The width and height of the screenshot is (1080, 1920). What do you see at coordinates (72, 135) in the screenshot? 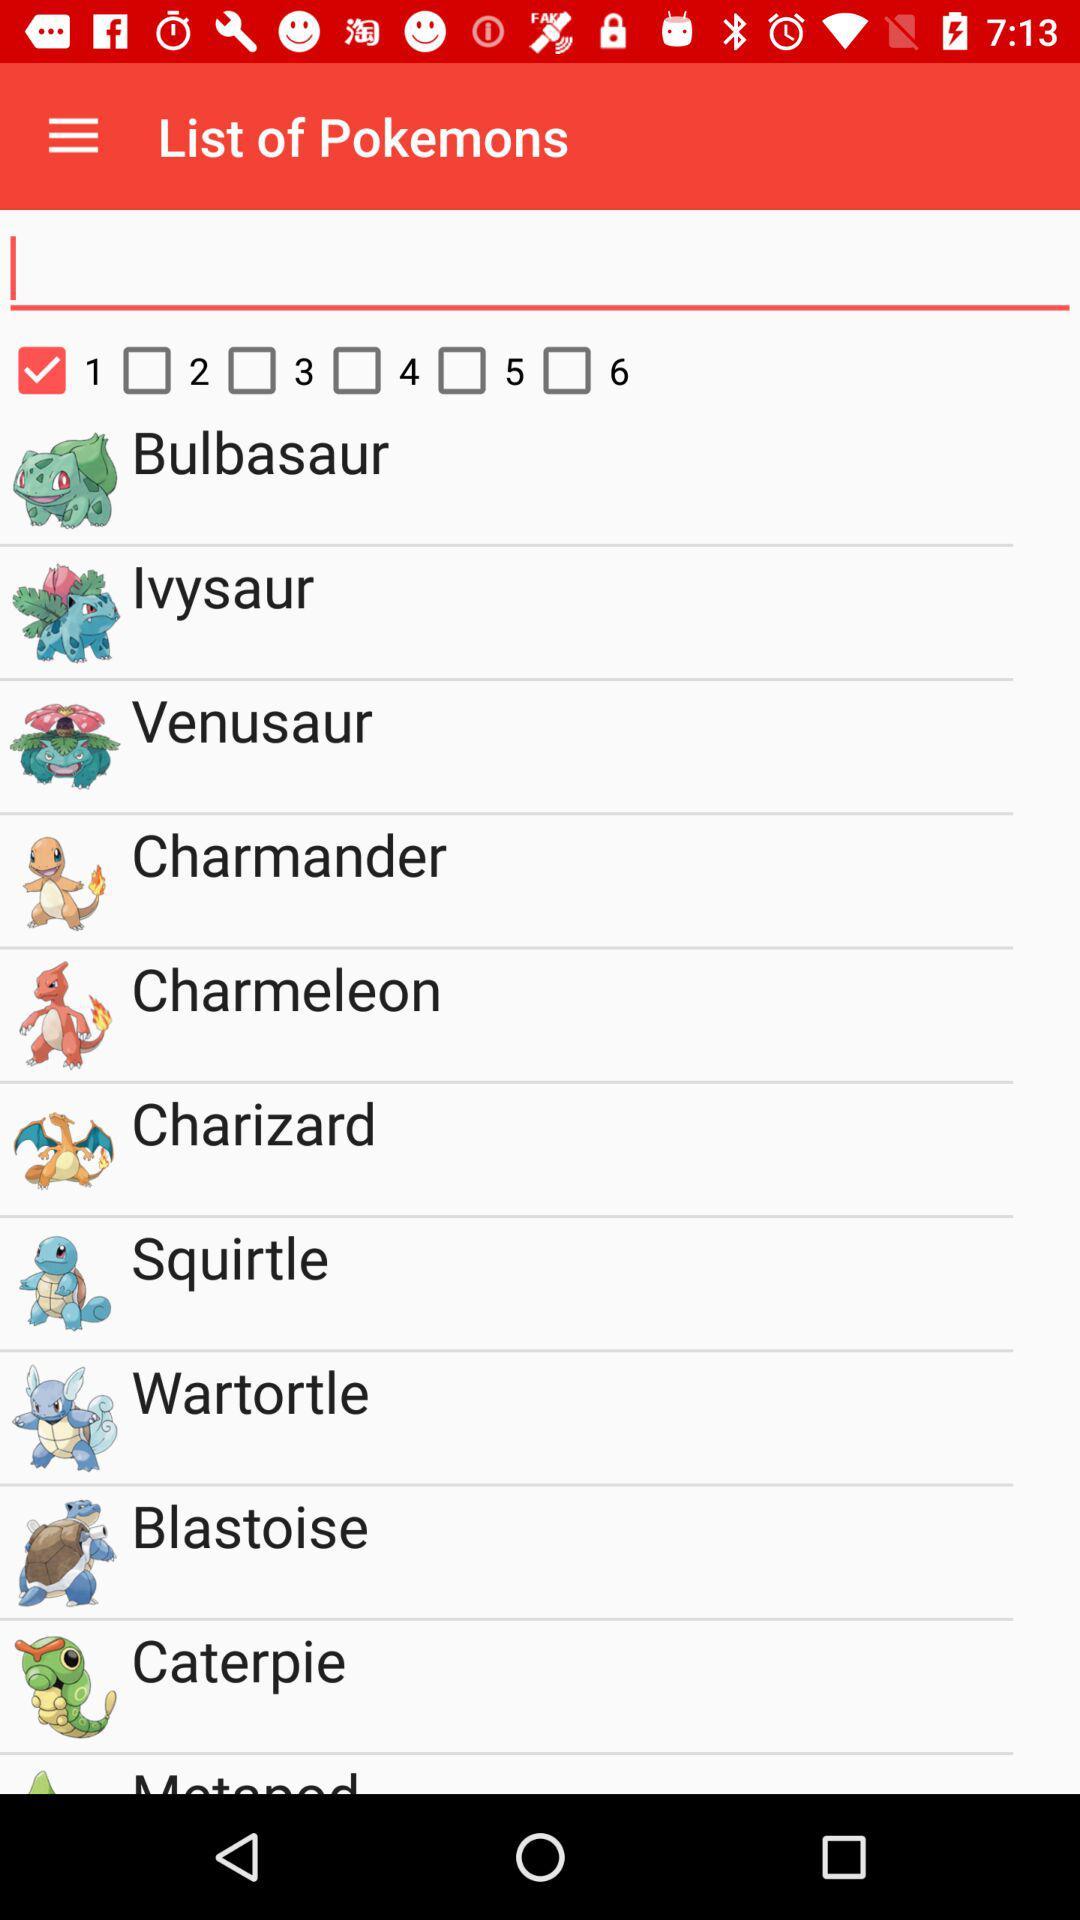
I see `icon to the left of the list of pokemons` at bounding box center [72, 135].